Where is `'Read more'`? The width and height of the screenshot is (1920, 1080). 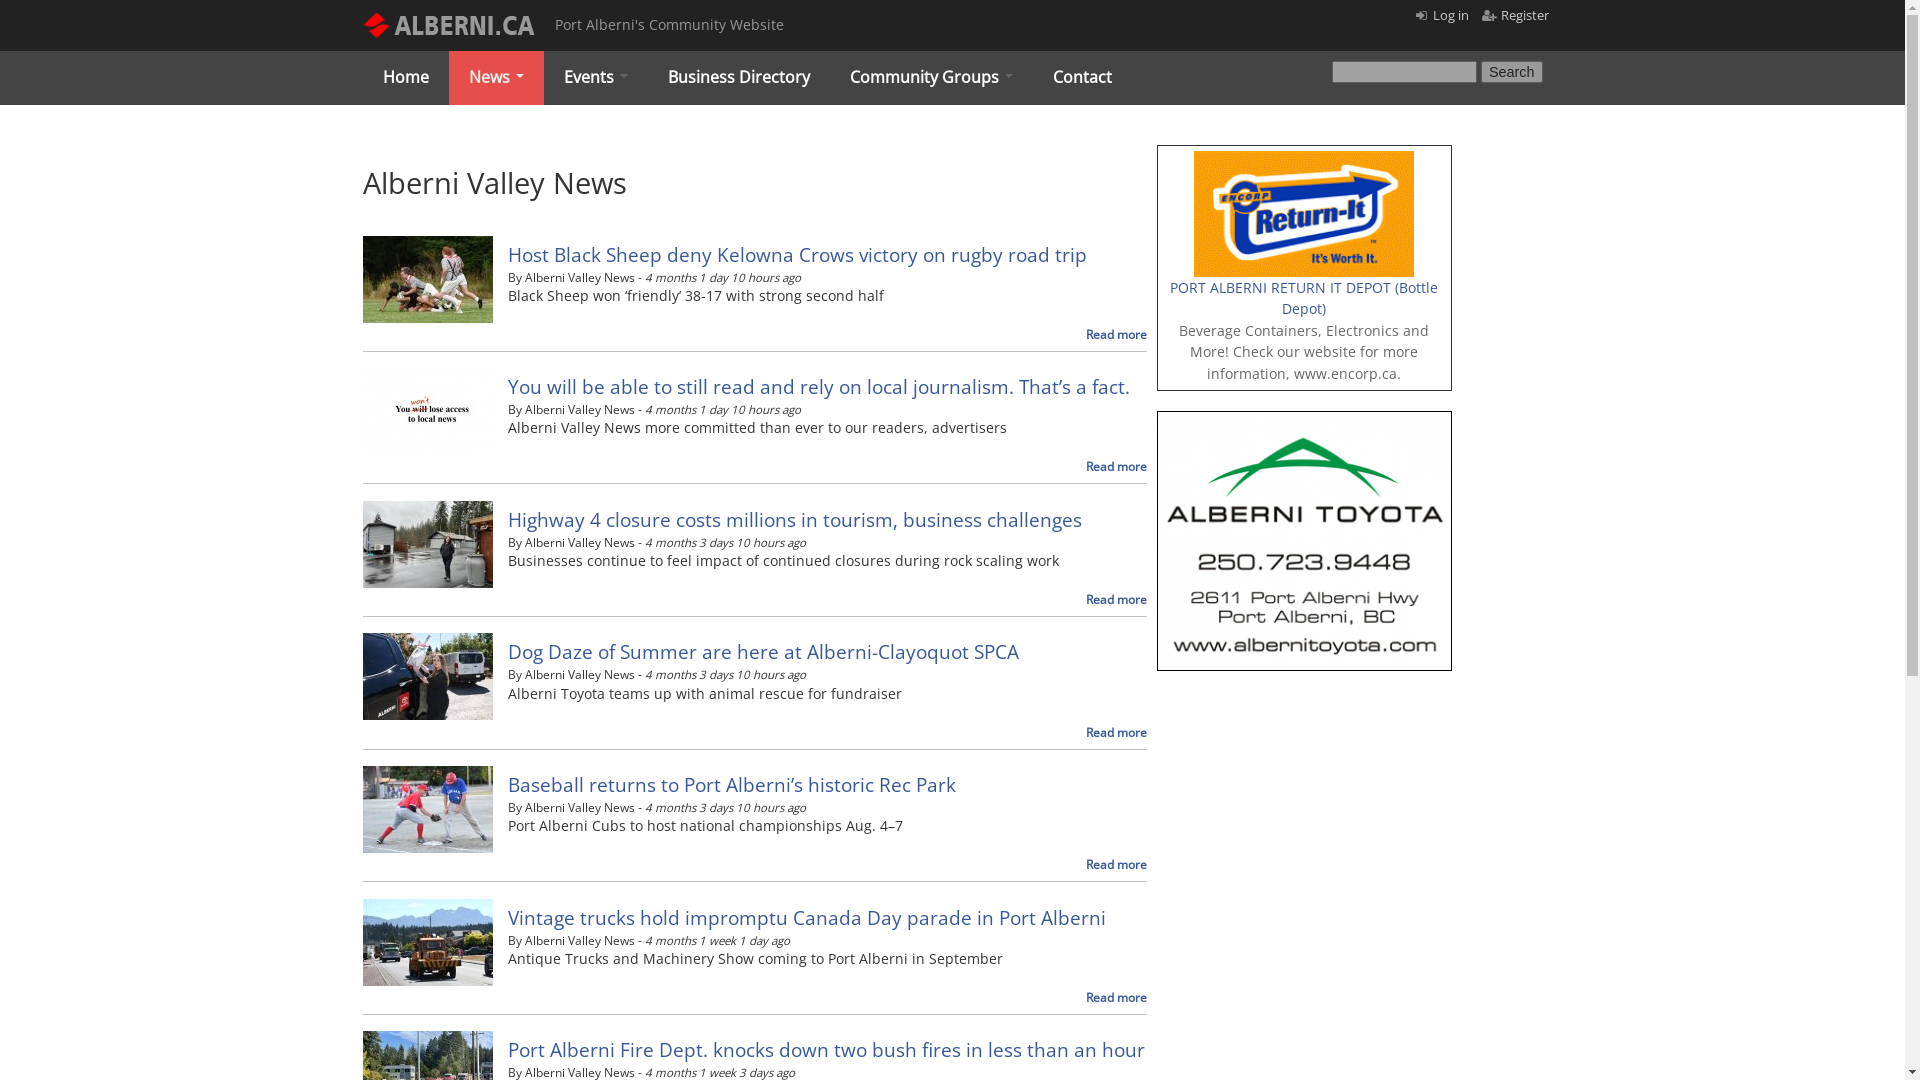
'Read more' is located at coordinates (1115, 598).